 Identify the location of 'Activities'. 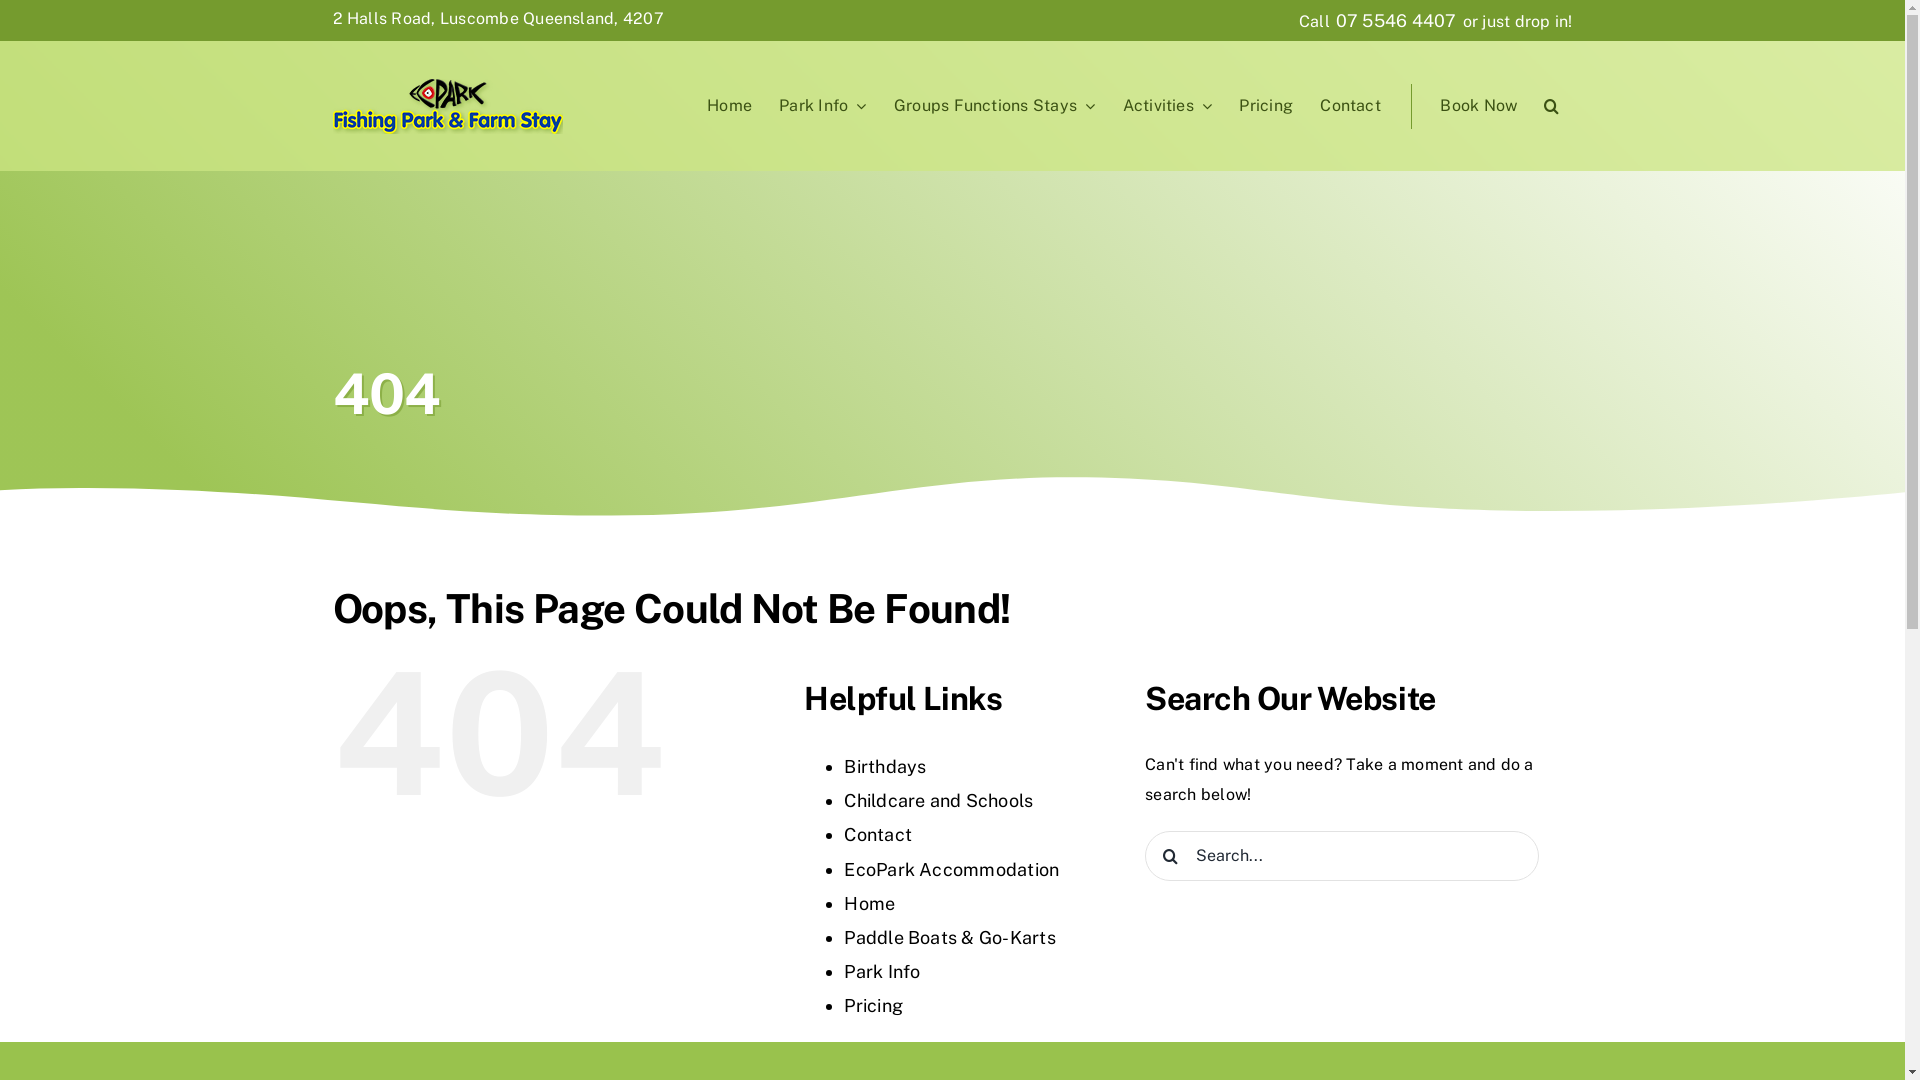
(1167, 106).